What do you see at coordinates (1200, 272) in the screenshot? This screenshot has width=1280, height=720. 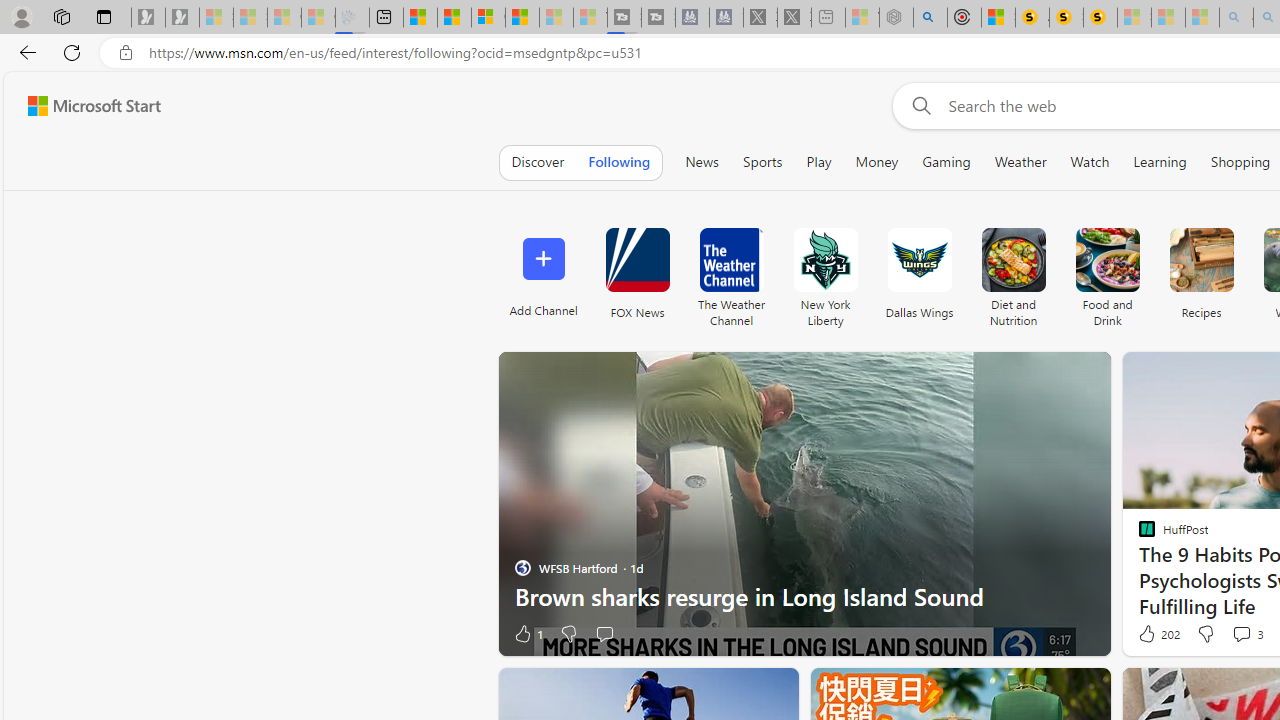 I see `'Recipes'` at bounding box center [1200, 272].